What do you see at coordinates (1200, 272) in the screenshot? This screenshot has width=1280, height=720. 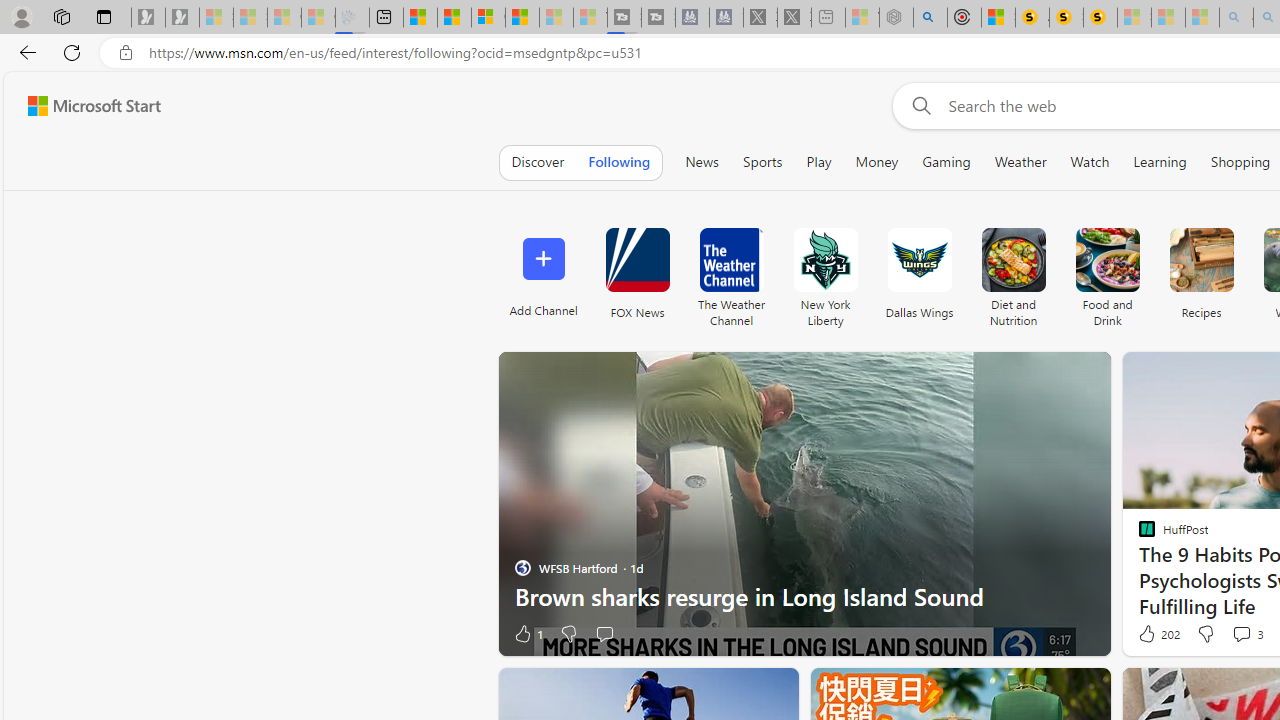 I see `'Recipes'` at bounding box center [1200, 272].